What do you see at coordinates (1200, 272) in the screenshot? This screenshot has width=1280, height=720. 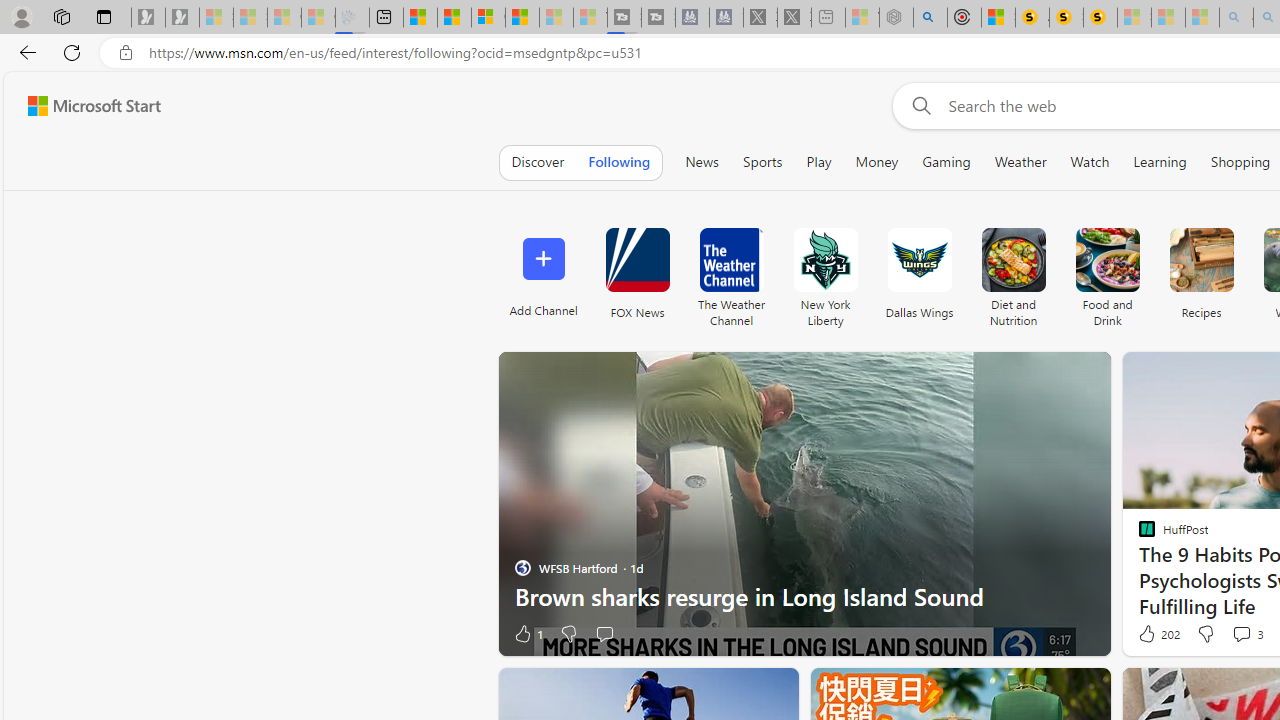 I see `'Recipes'` at bounding box center [1200, 272].